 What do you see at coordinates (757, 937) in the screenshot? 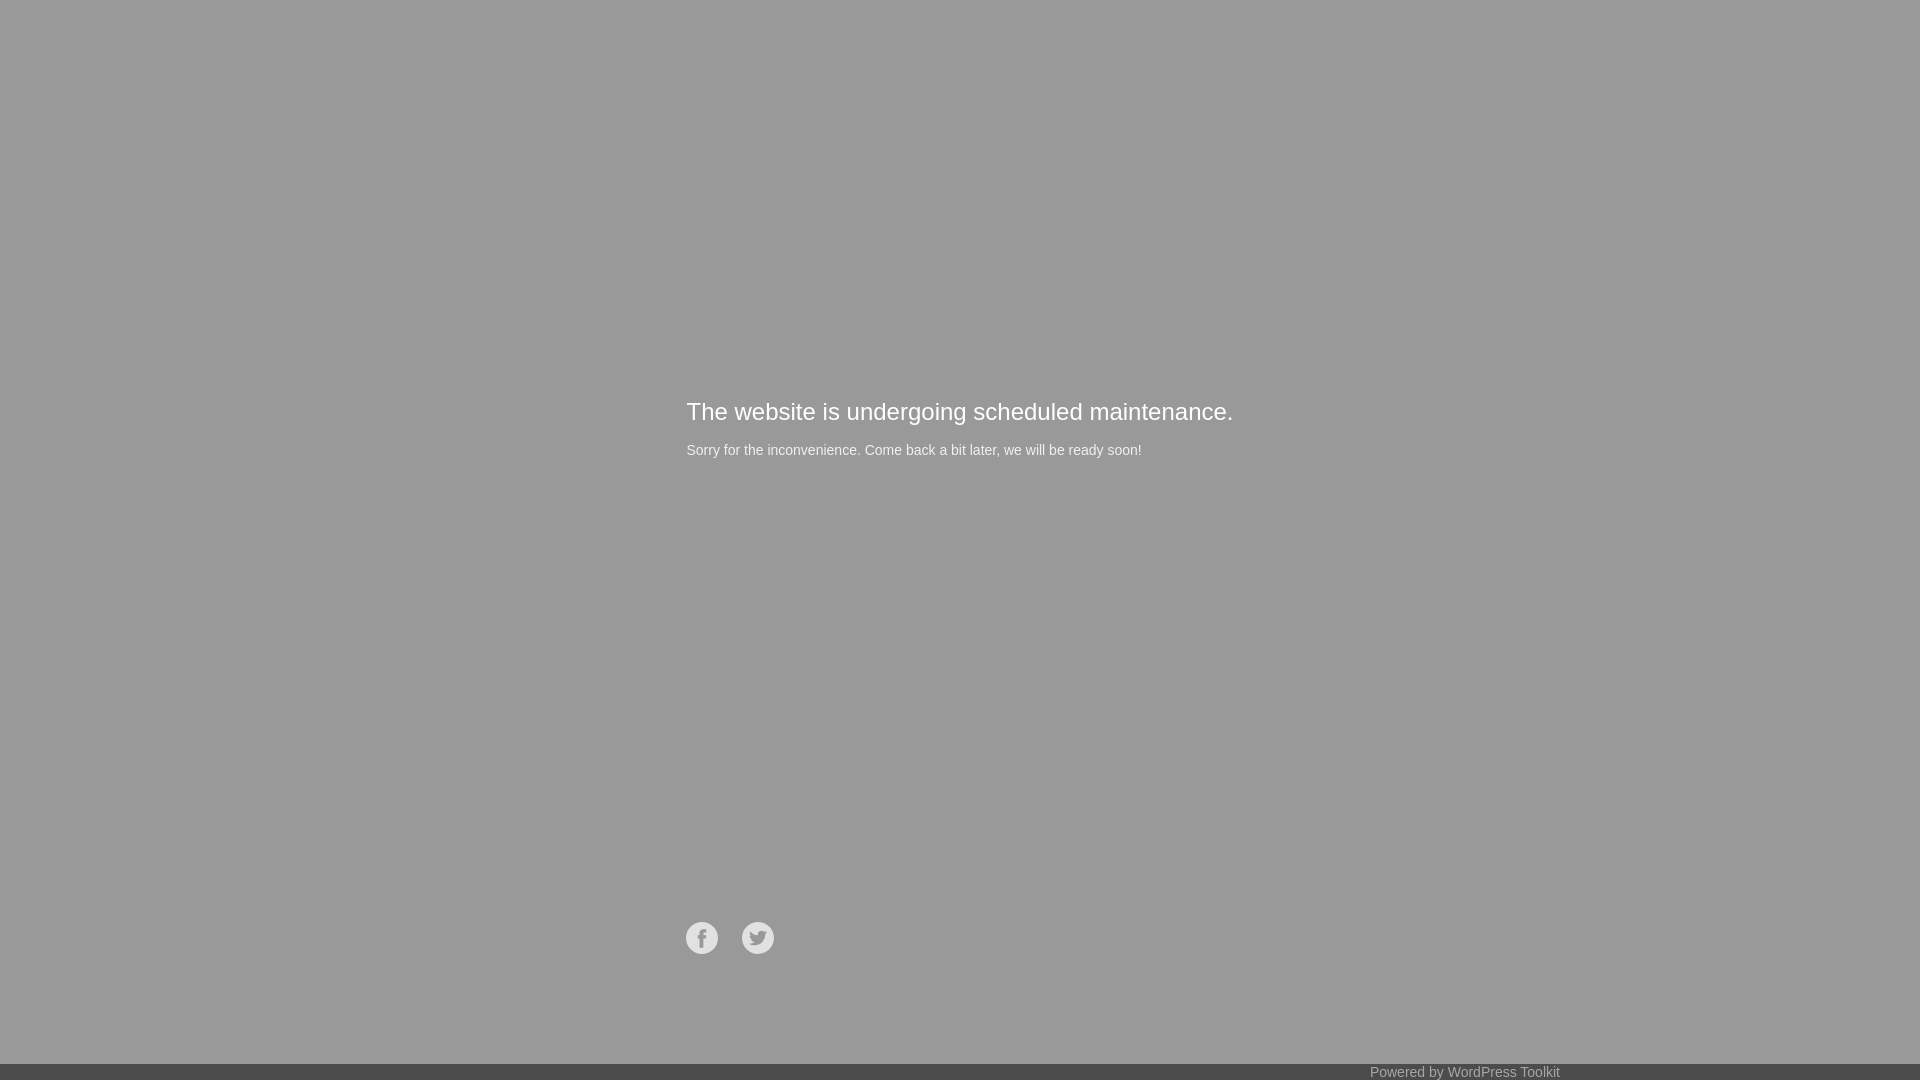
I see `'Twitter'` at bounding box center [757, 937].